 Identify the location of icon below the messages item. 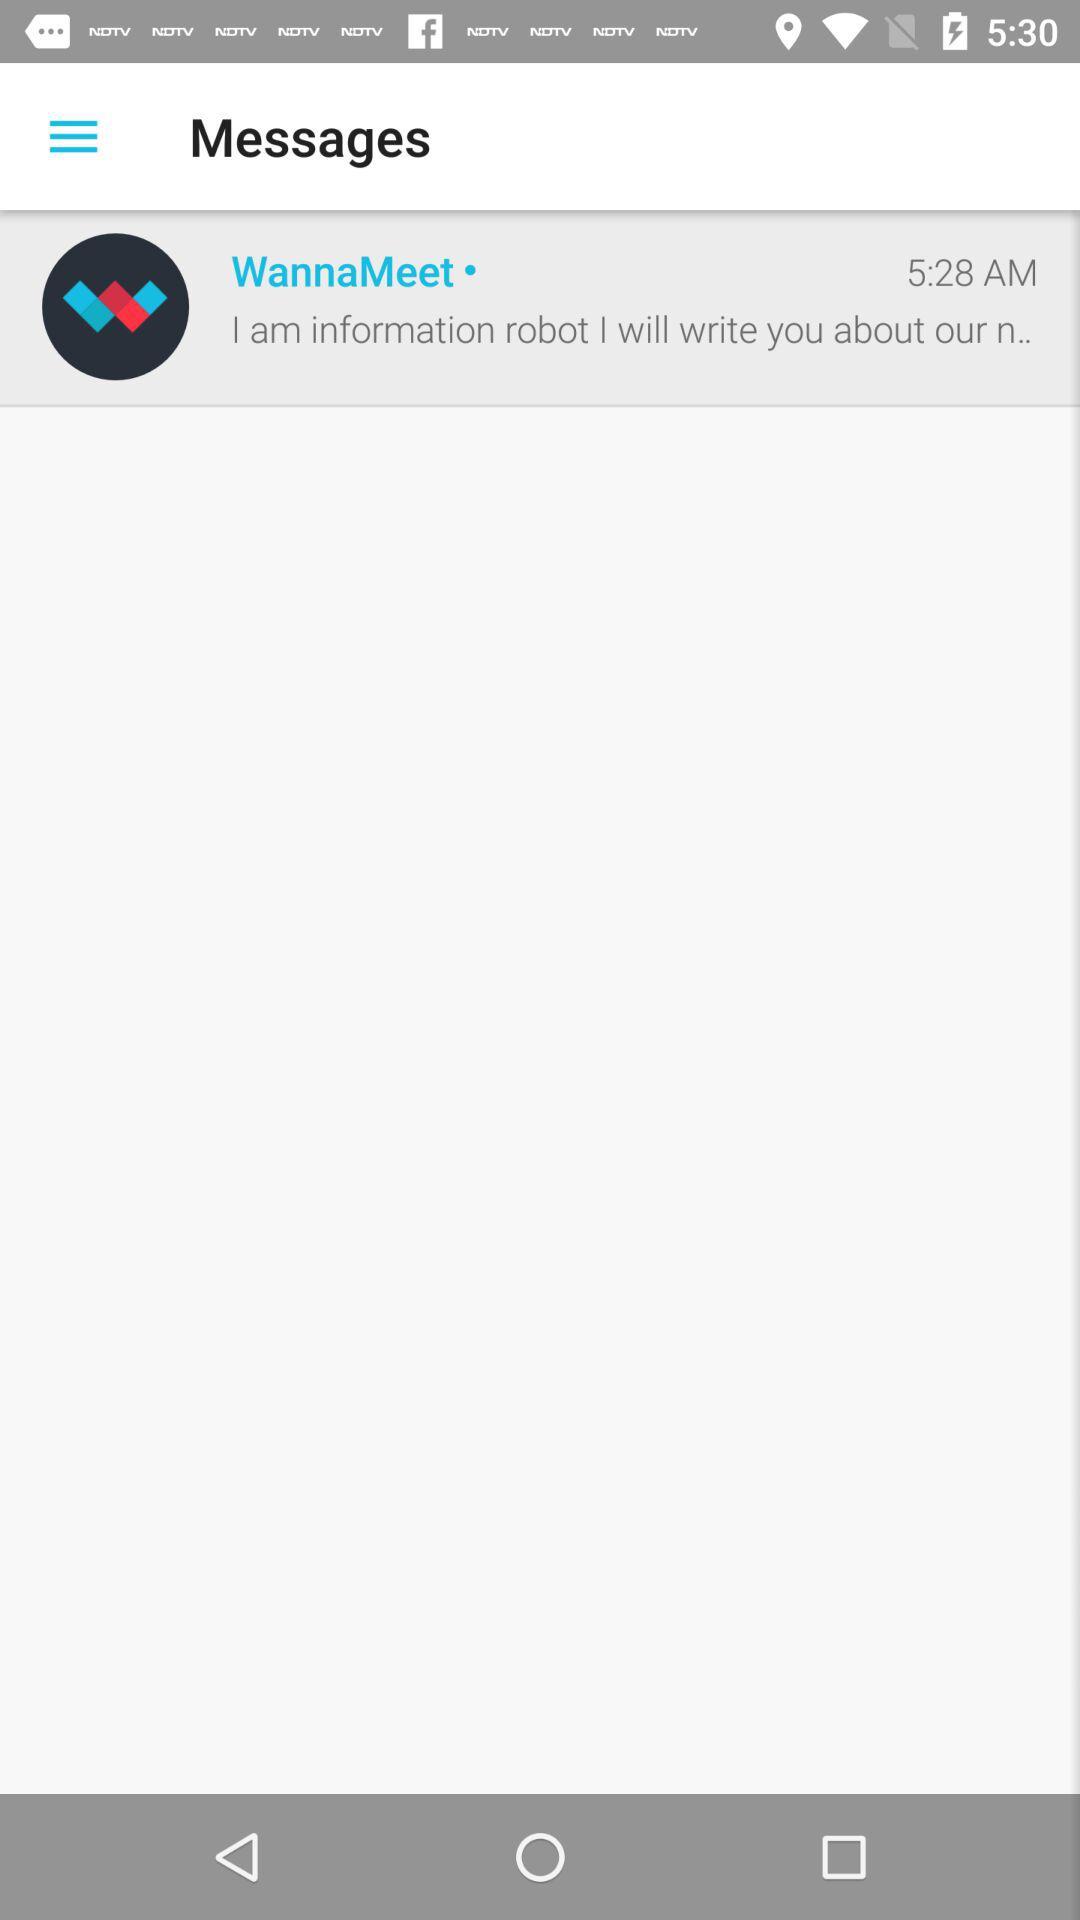
(547, 268).